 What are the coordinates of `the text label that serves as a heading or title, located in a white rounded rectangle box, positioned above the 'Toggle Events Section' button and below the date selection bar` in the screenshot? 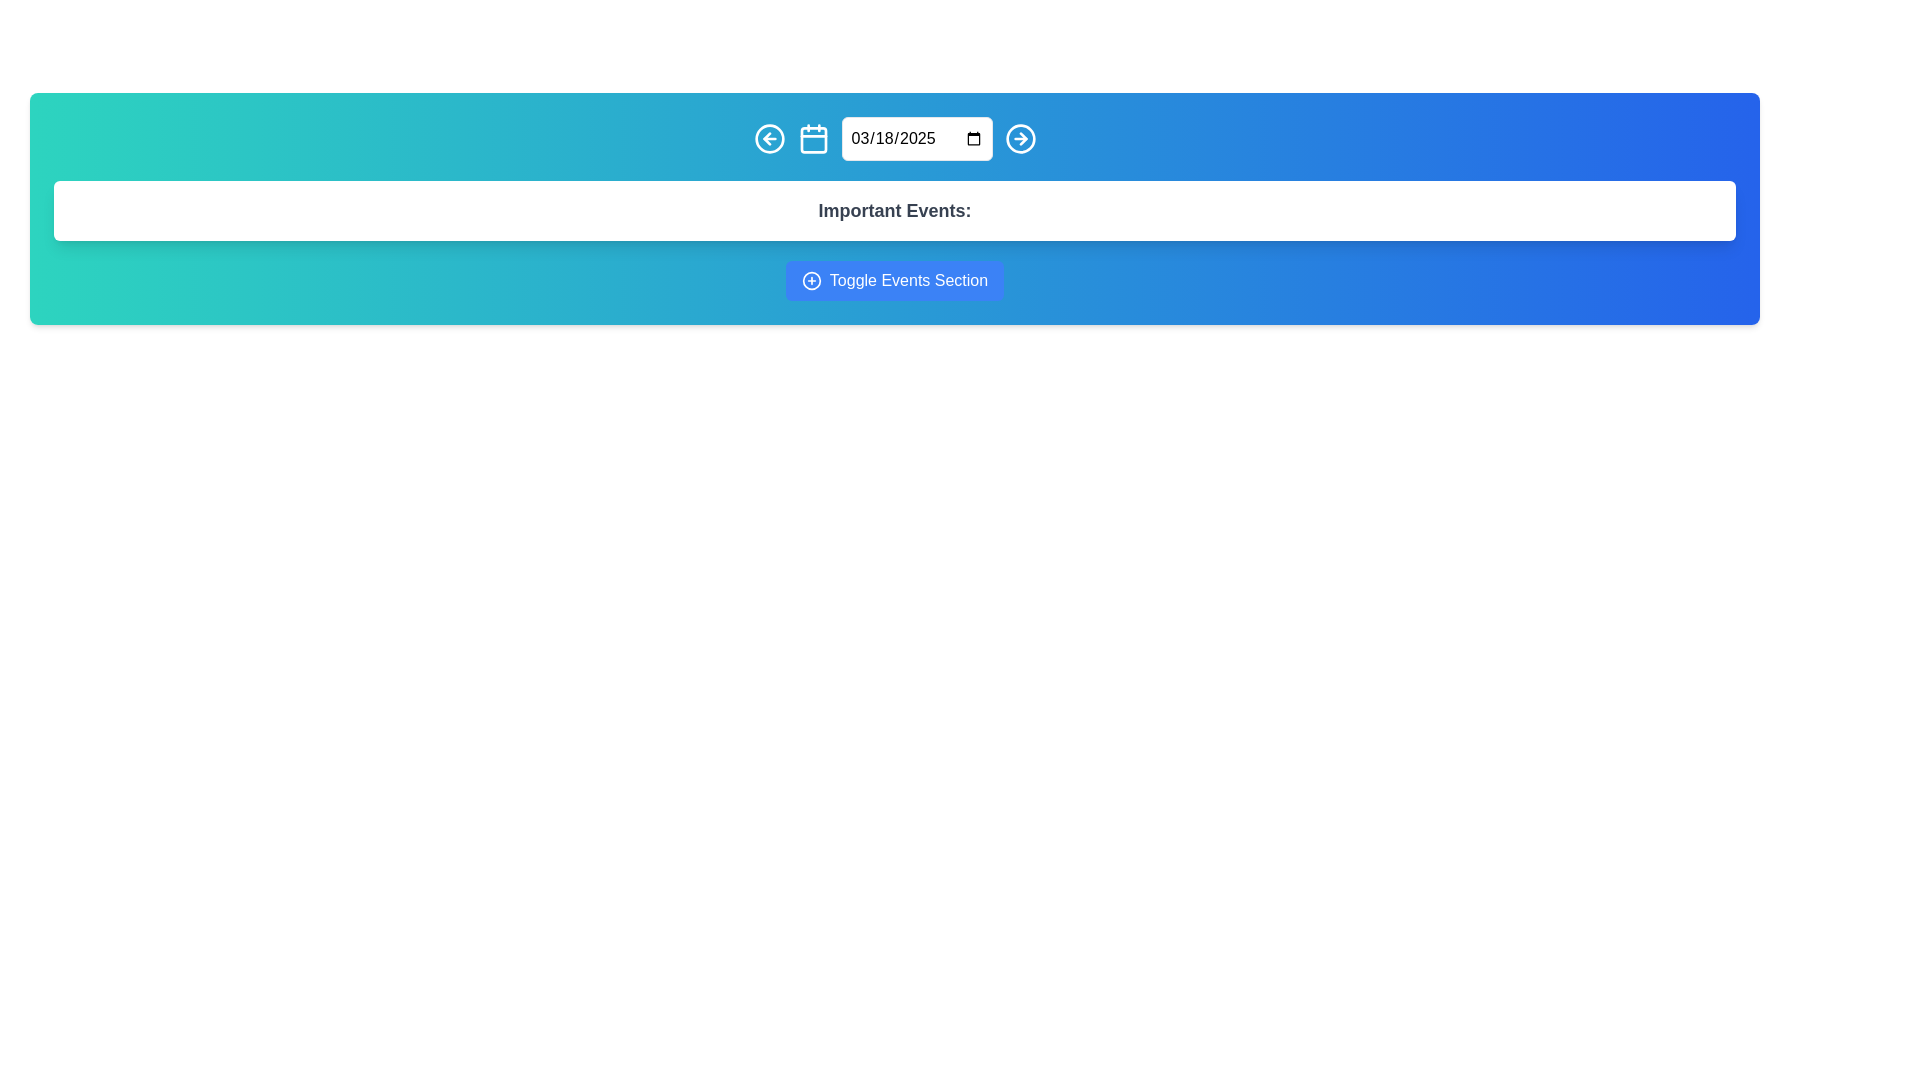 It's located at (893, 211).